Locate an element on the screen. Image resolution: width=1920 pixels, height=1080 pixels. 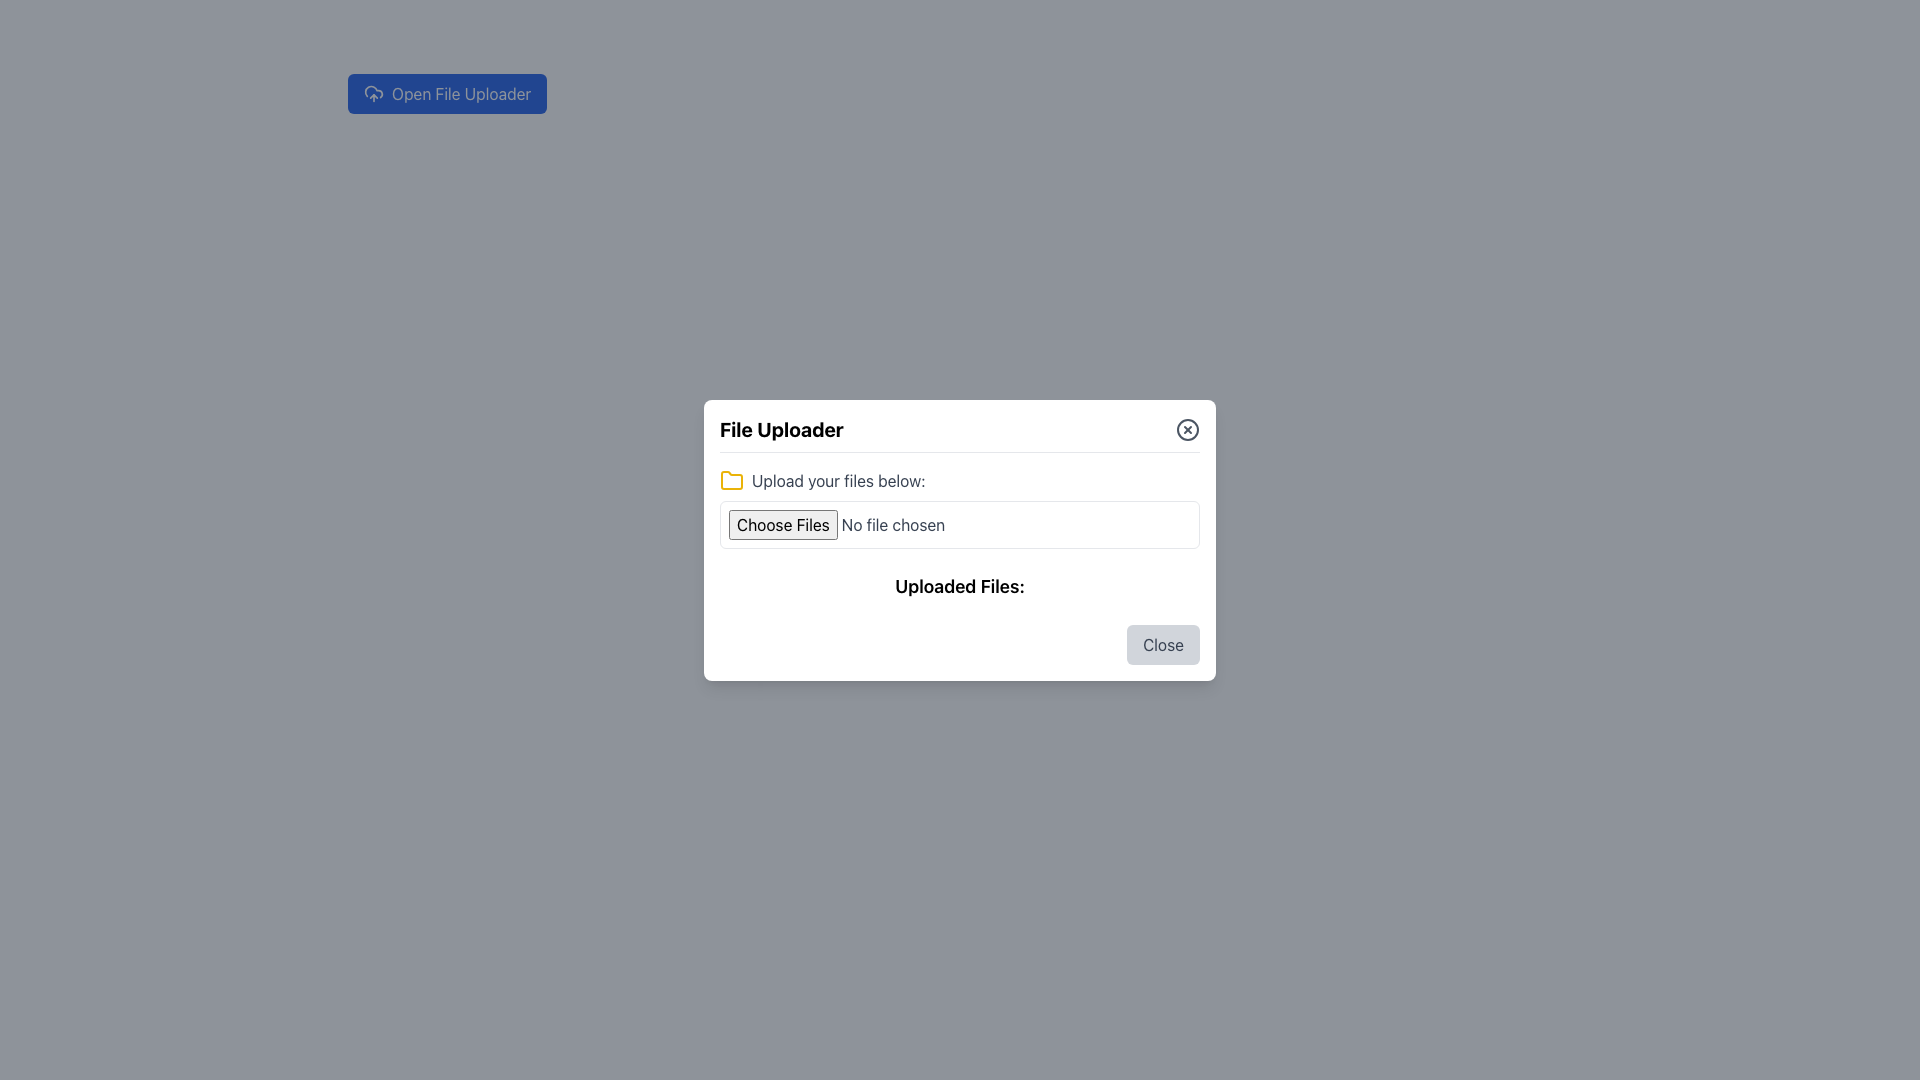
a file onto the rectangular file upload input field located below the text 'Upload your files below:' is located at coordinates (960, 523).